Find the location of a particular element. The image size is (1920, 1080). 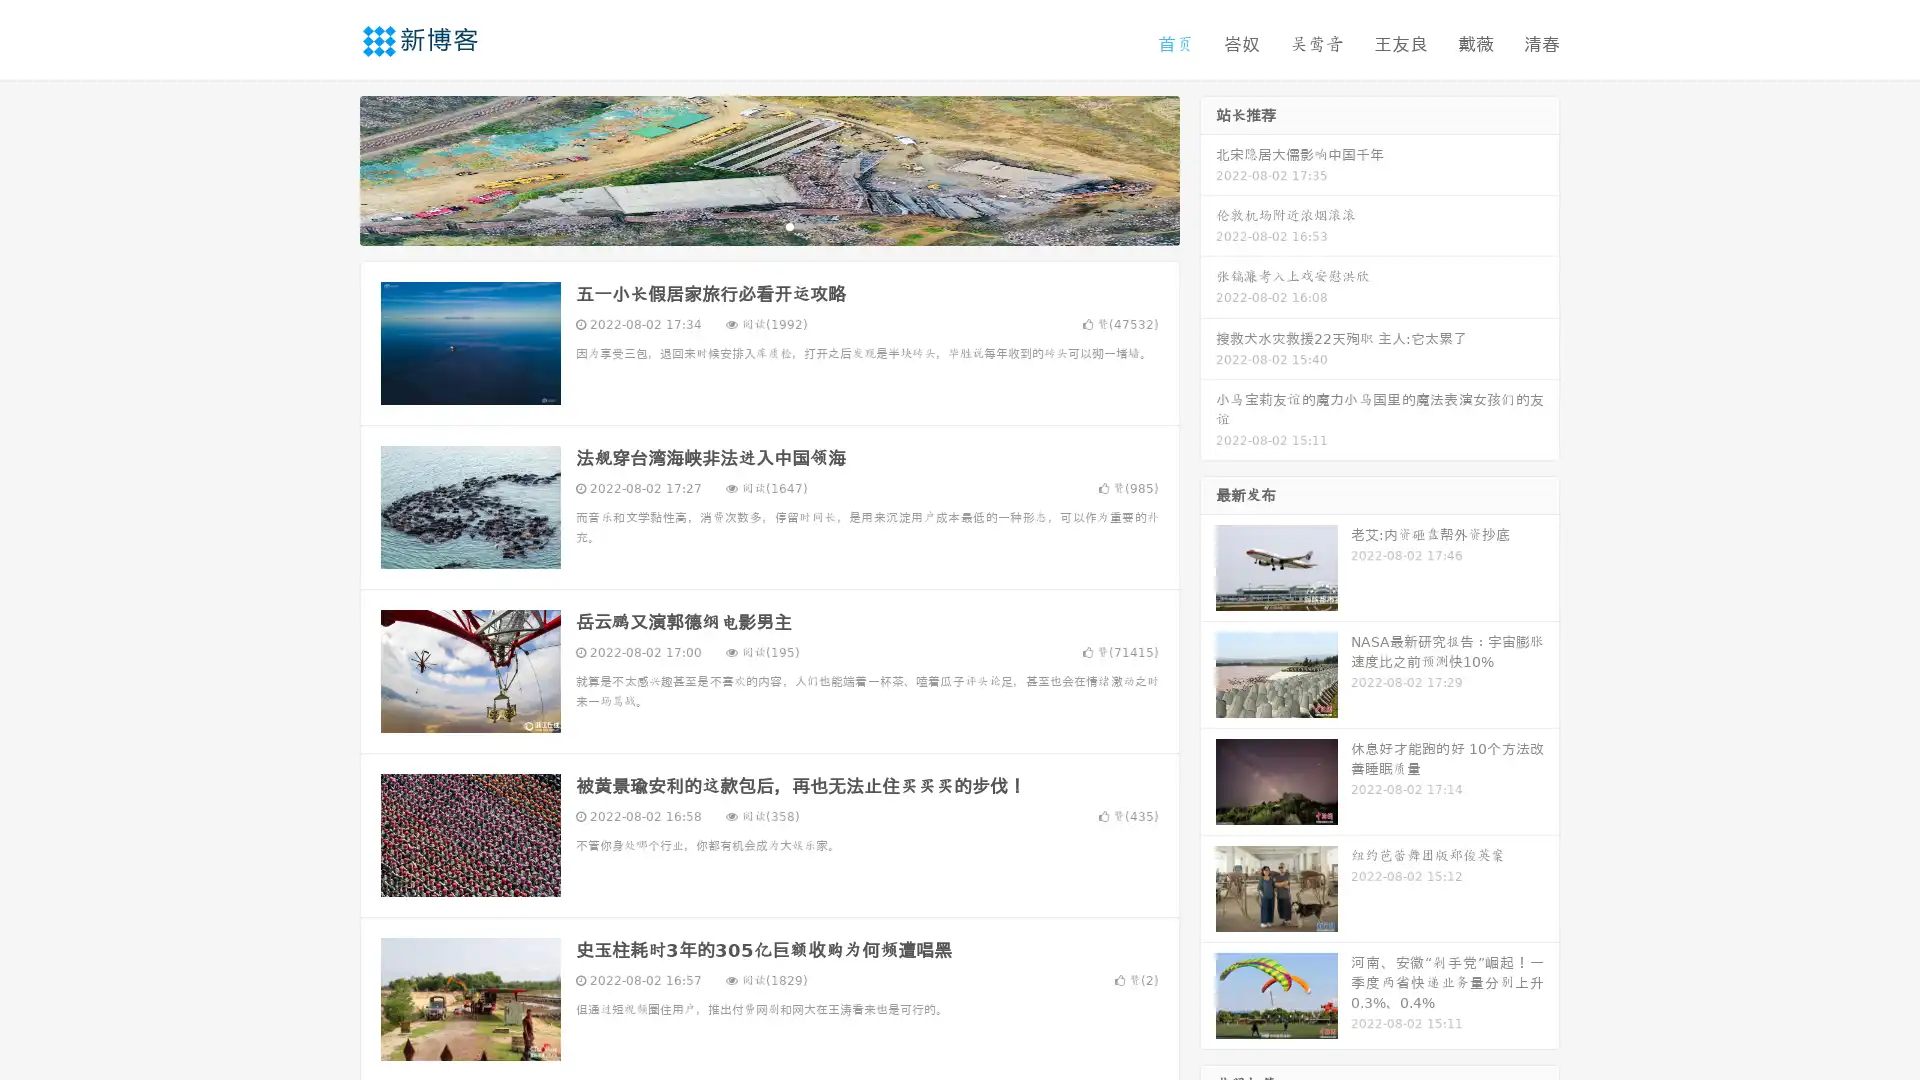

Go to slide 2 is located at coordinates (768, 225).